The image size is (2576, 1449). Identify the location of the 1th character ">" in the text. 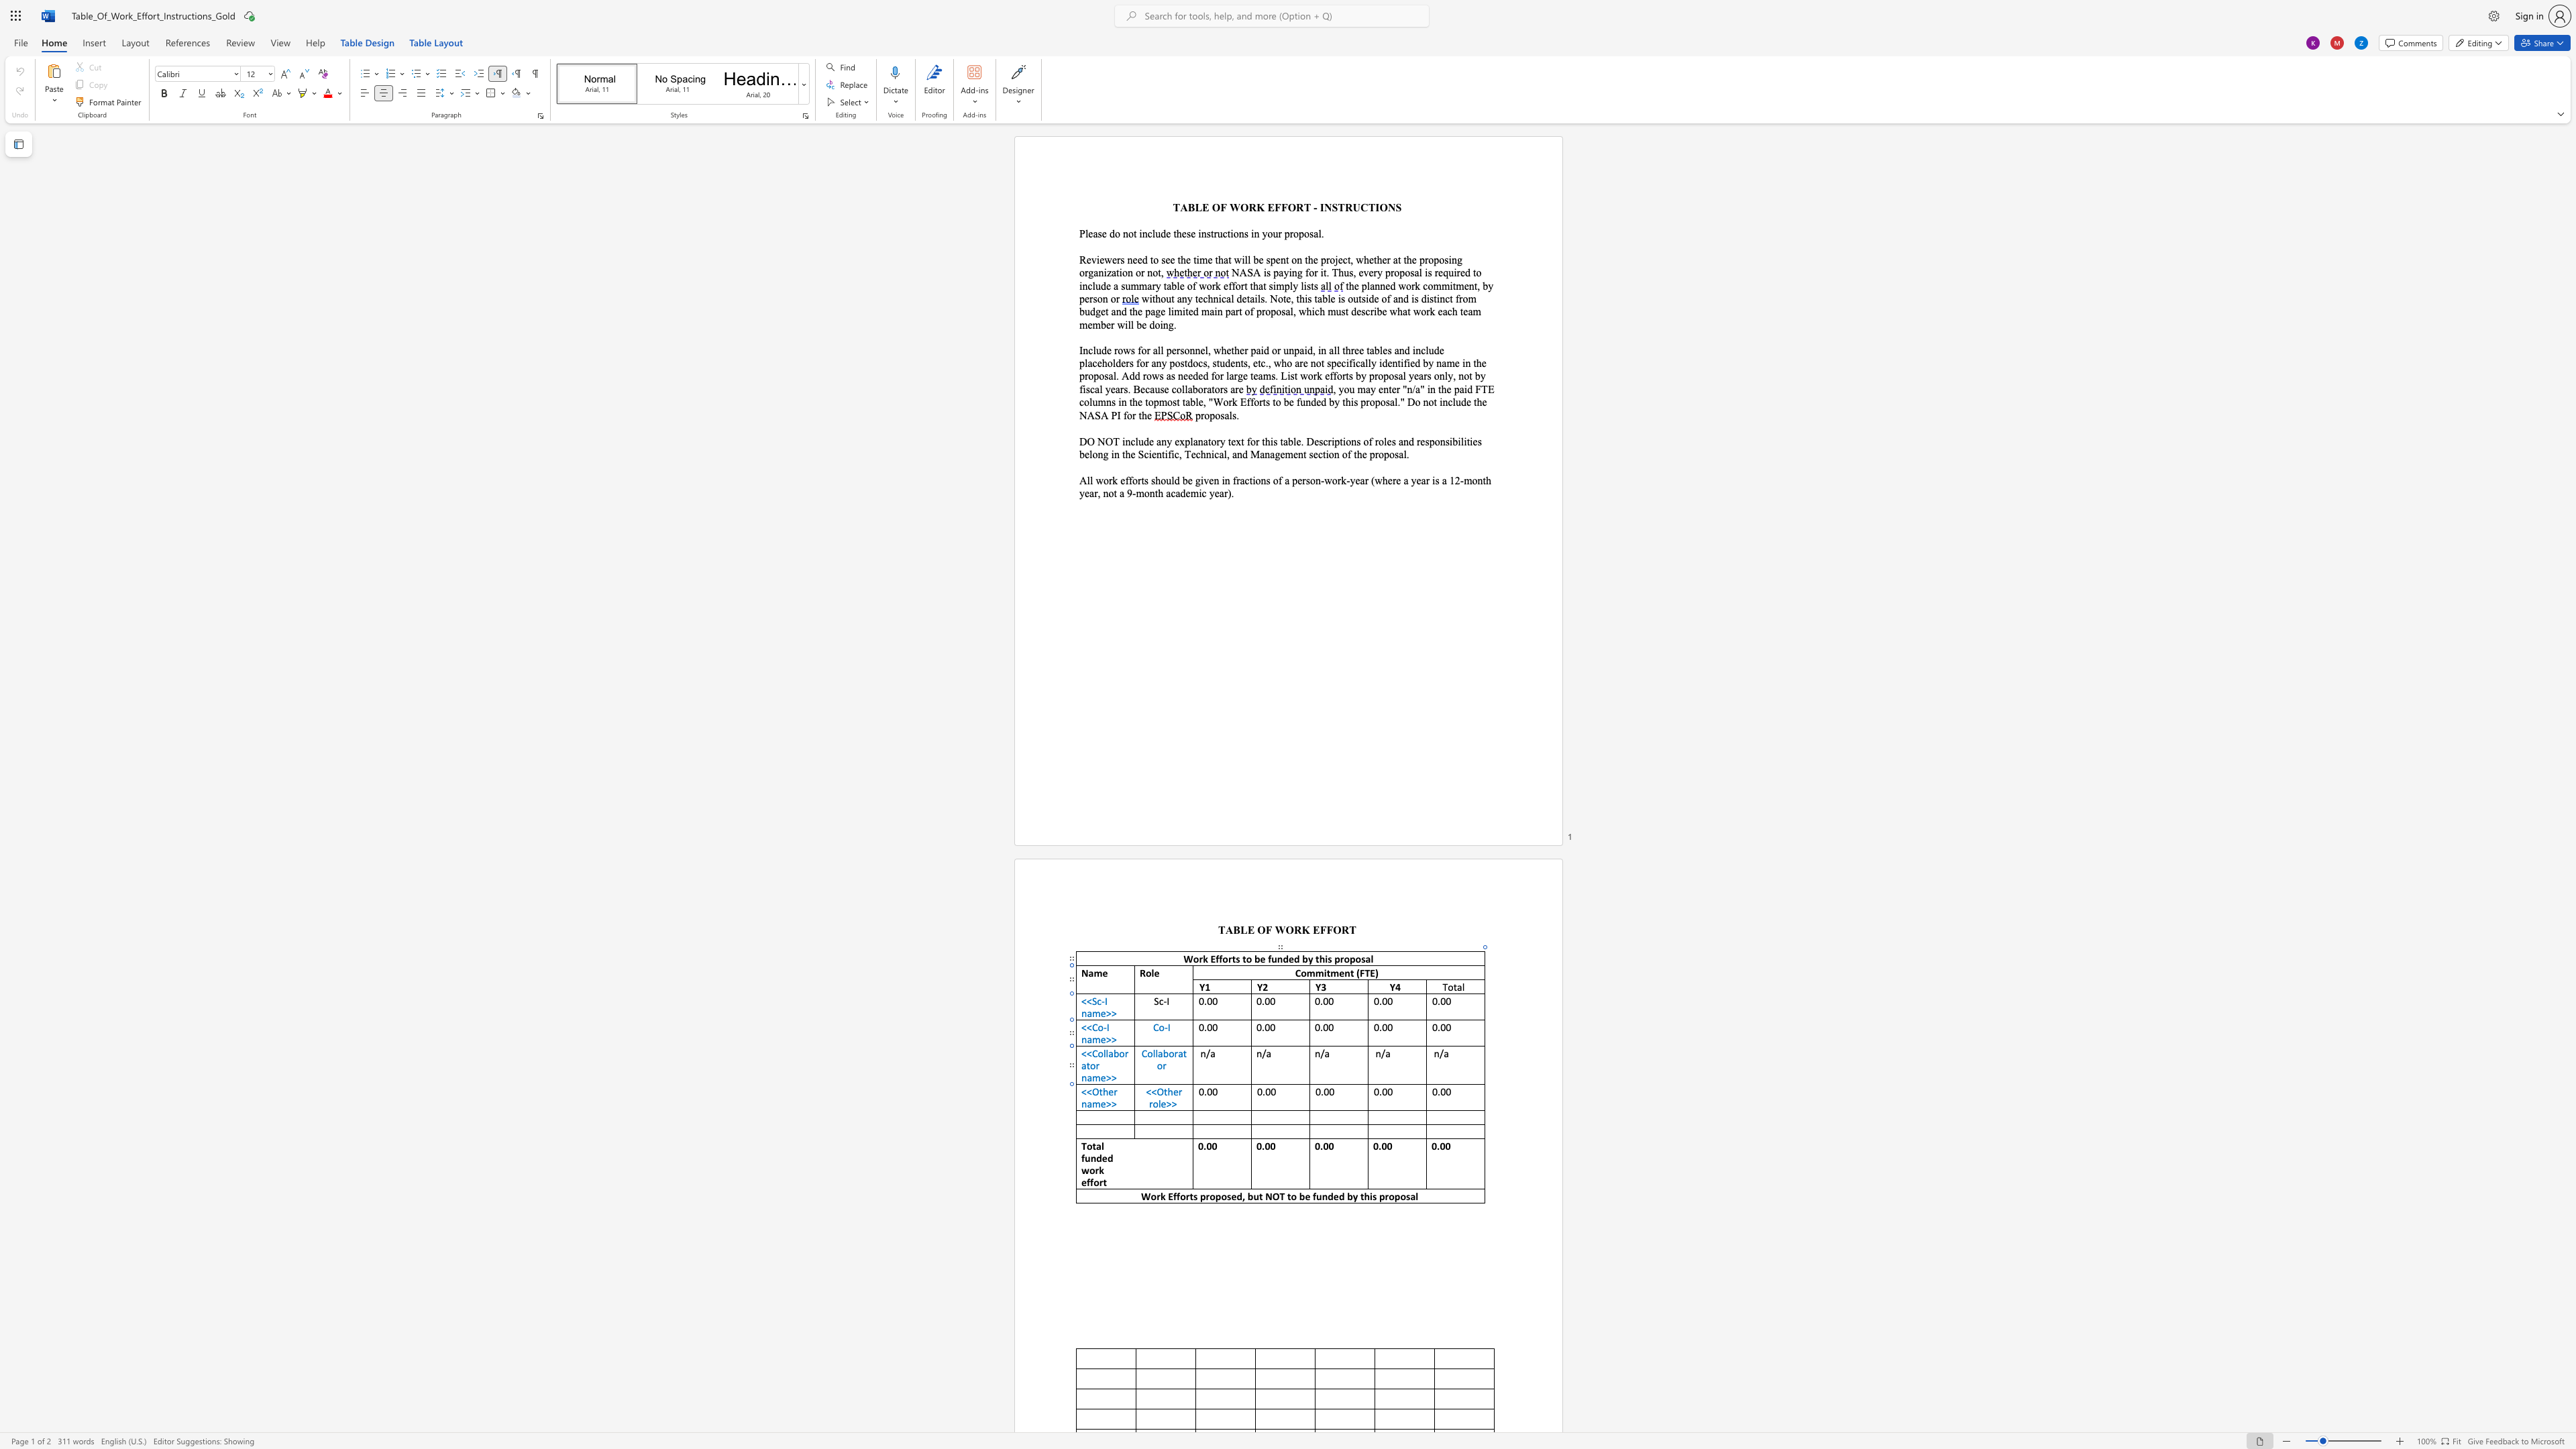
(1108, 1103).